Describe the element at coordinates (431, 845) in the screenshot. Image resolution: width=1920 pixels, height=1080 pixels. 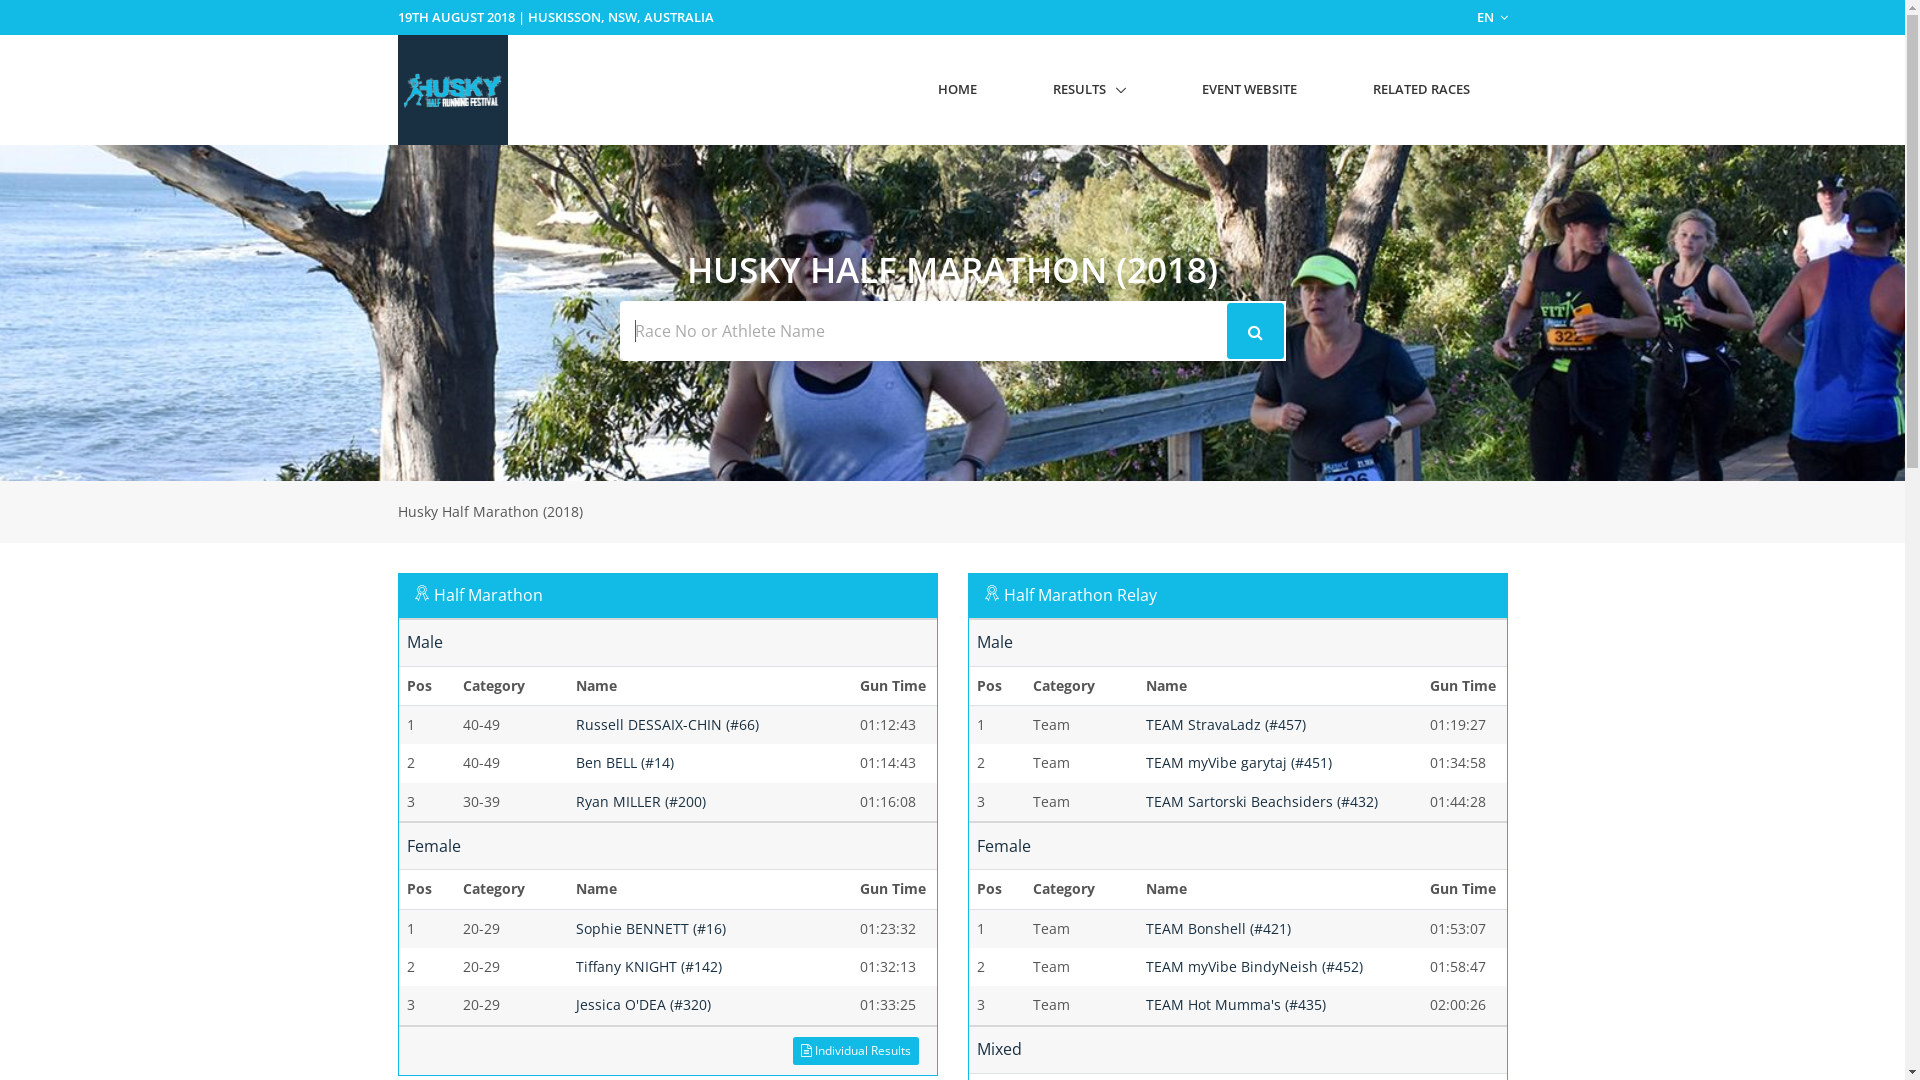
I see `'Female'` at that location.